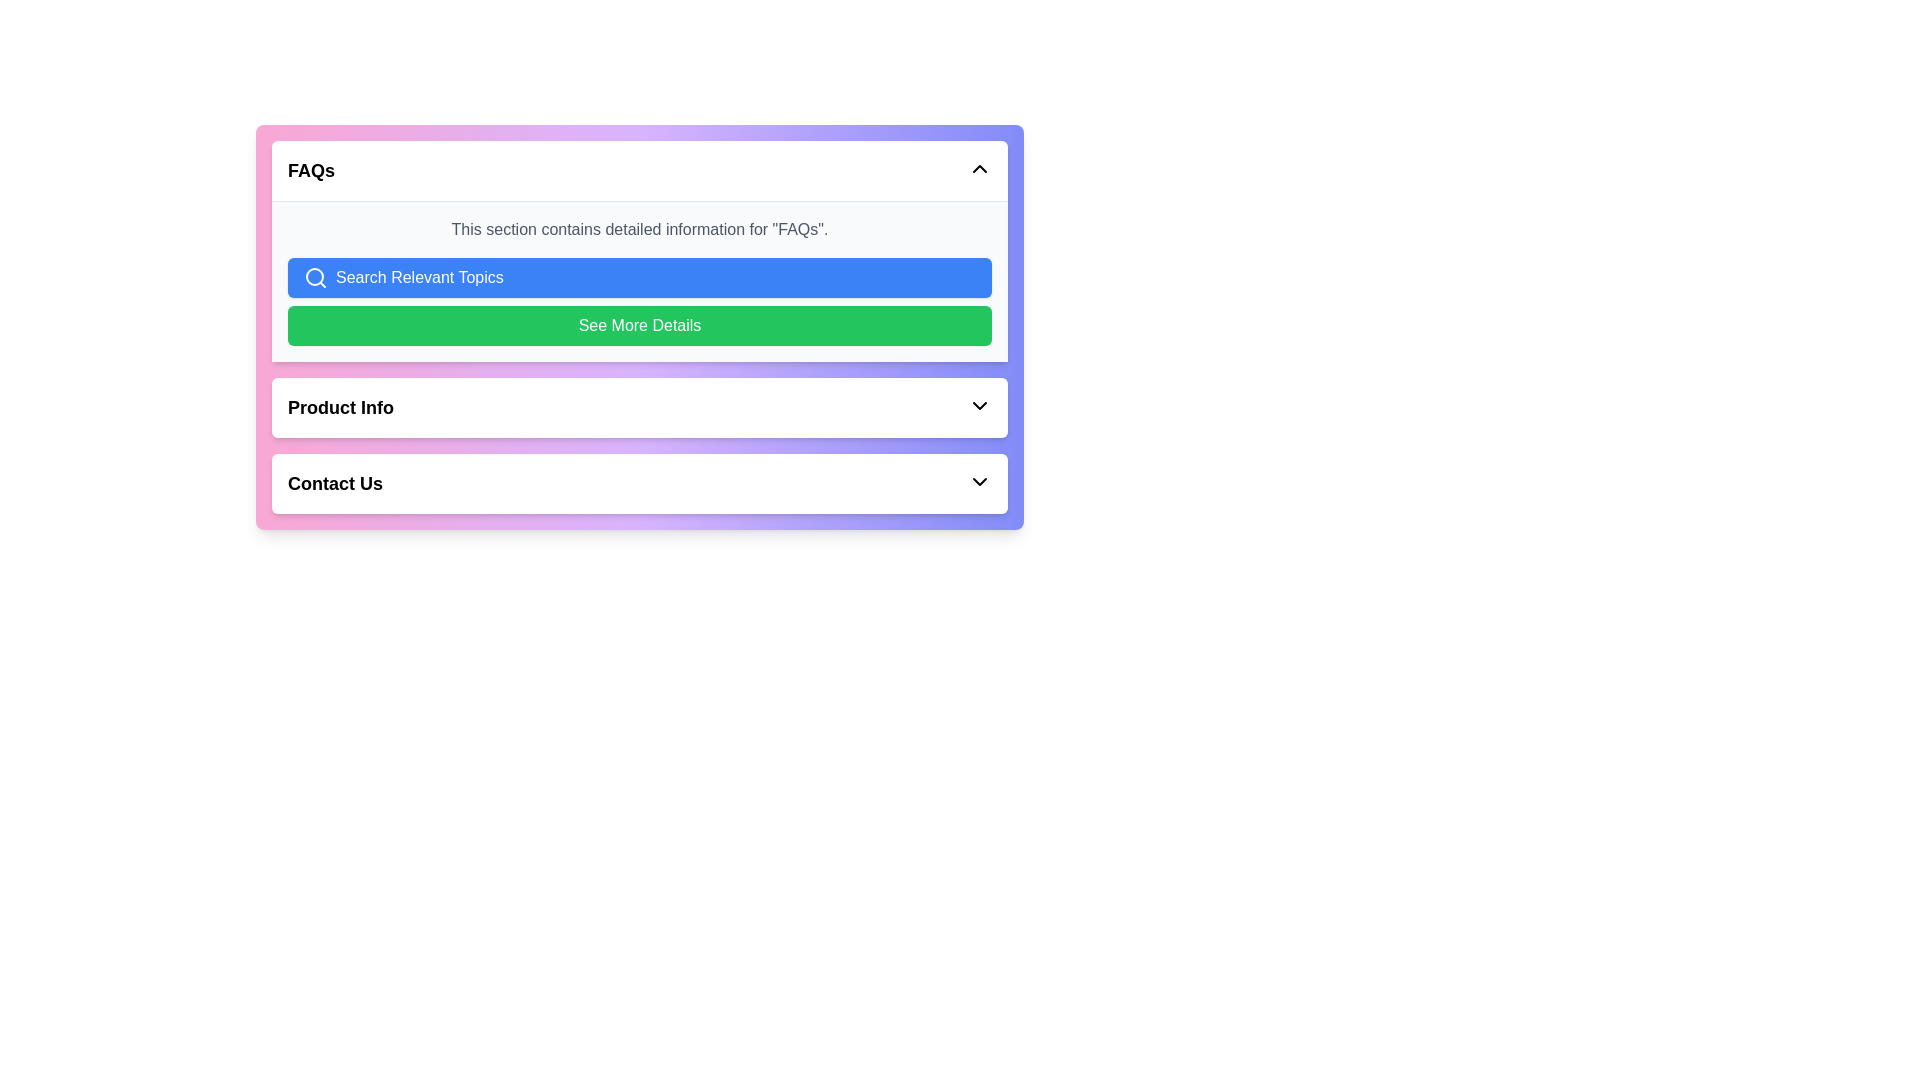  What do you see at coordinates (979, 168) in the screenshot?
I see `the chevron icon pointing upwards in the FAQs header section` at bounding box center [979, 168].